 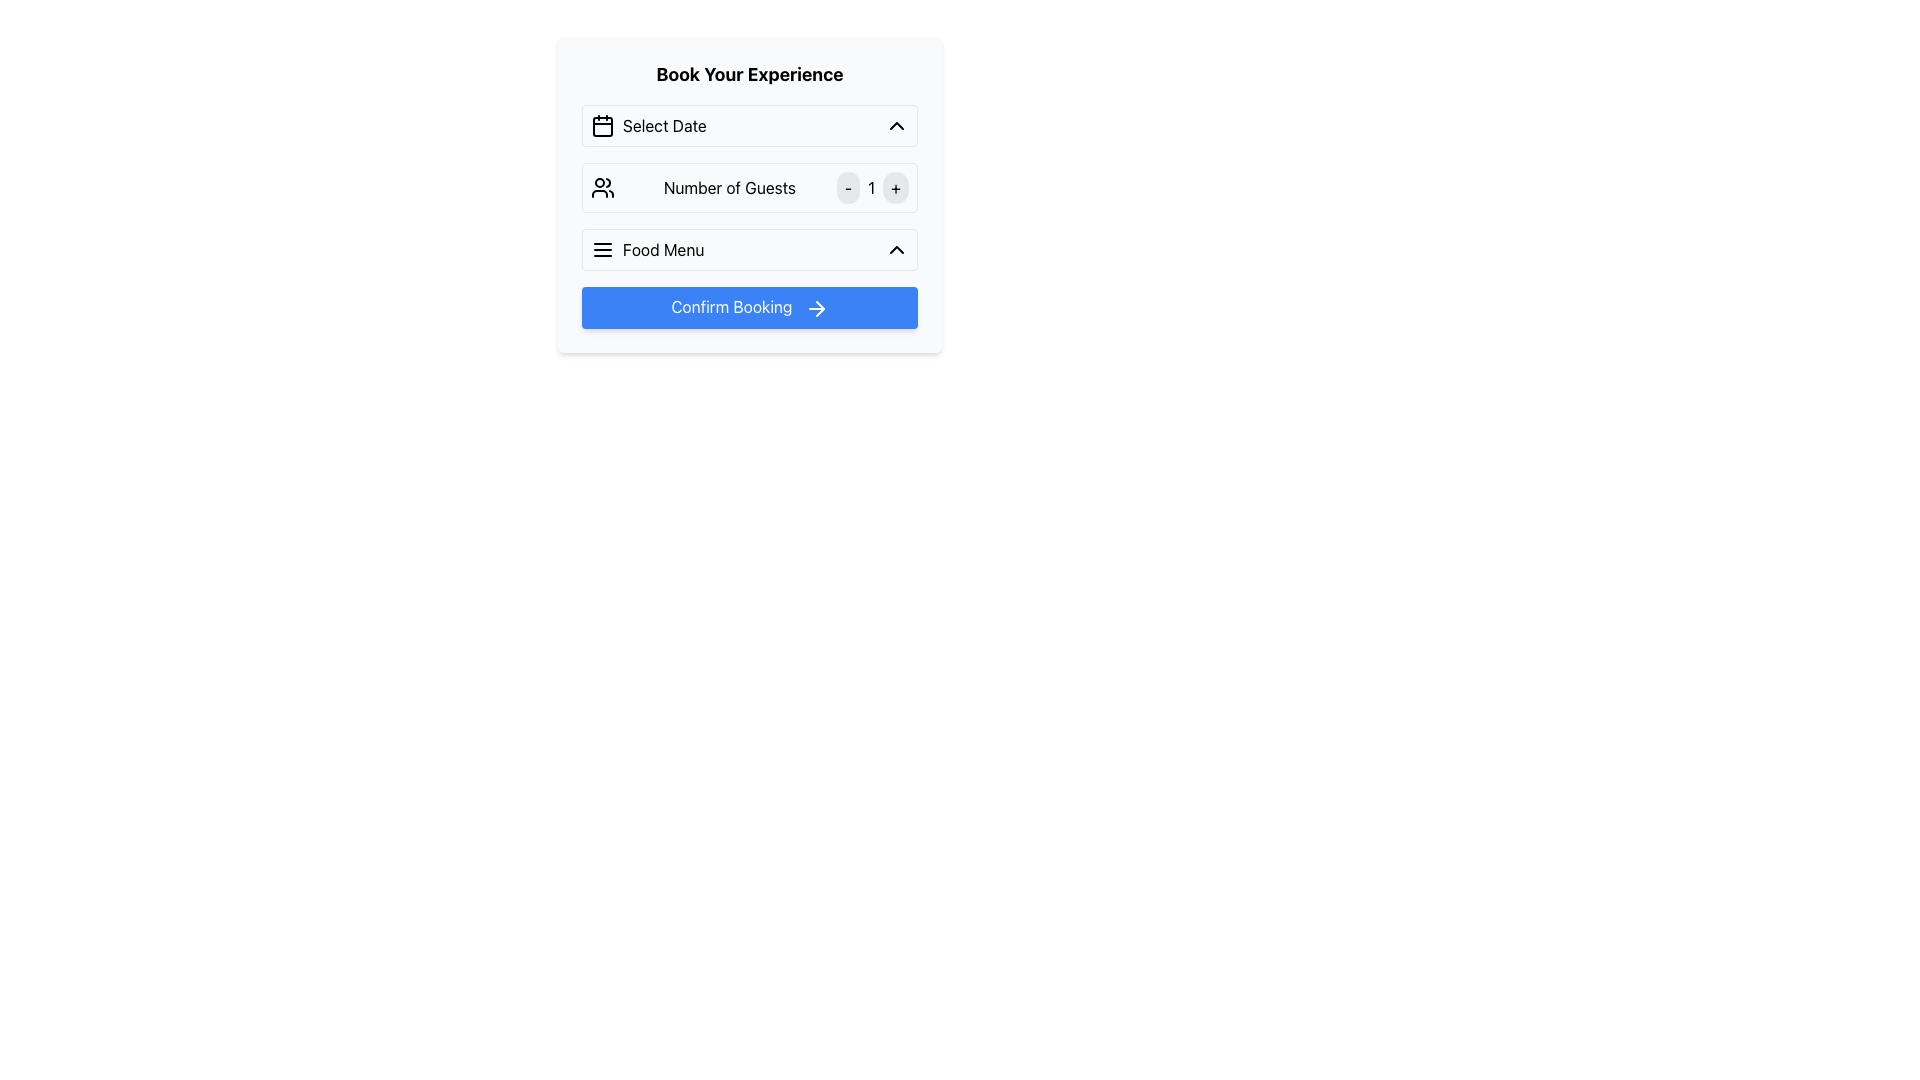 I want to click on the round button with a '-' symbol in the center, located in the 'Number of Guests' row, so click(x=848, y=188).